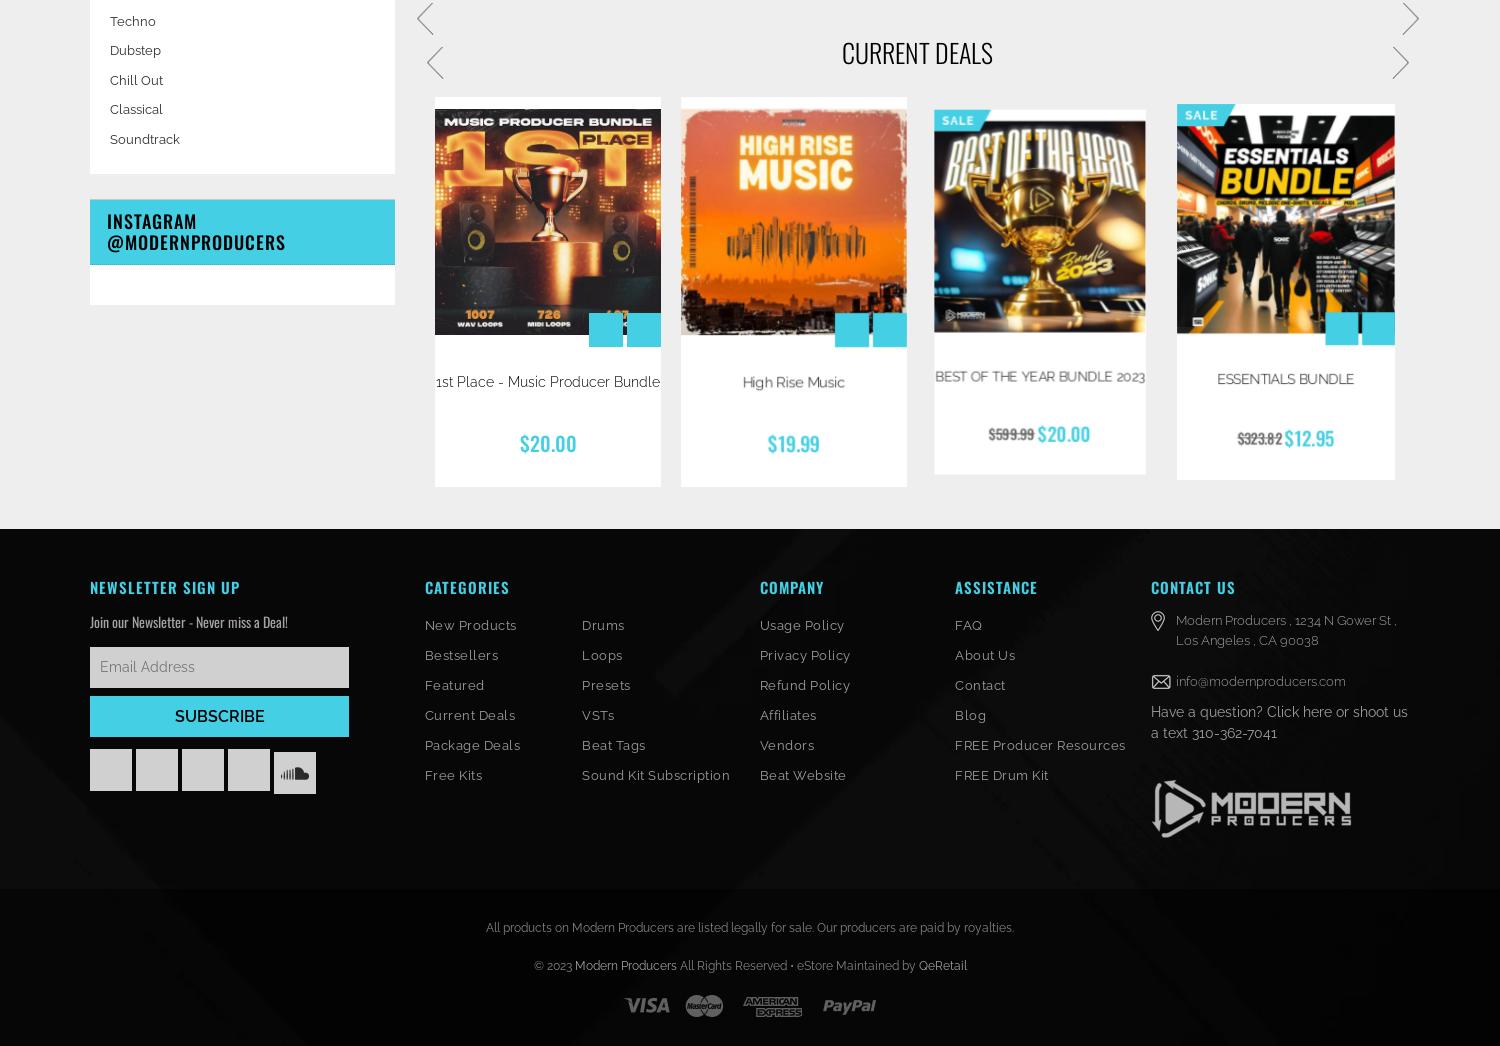 The height and width of the screenshot is (1046, 1500). I want to click on 'FREE Producer Resources', so click(1039, 743).